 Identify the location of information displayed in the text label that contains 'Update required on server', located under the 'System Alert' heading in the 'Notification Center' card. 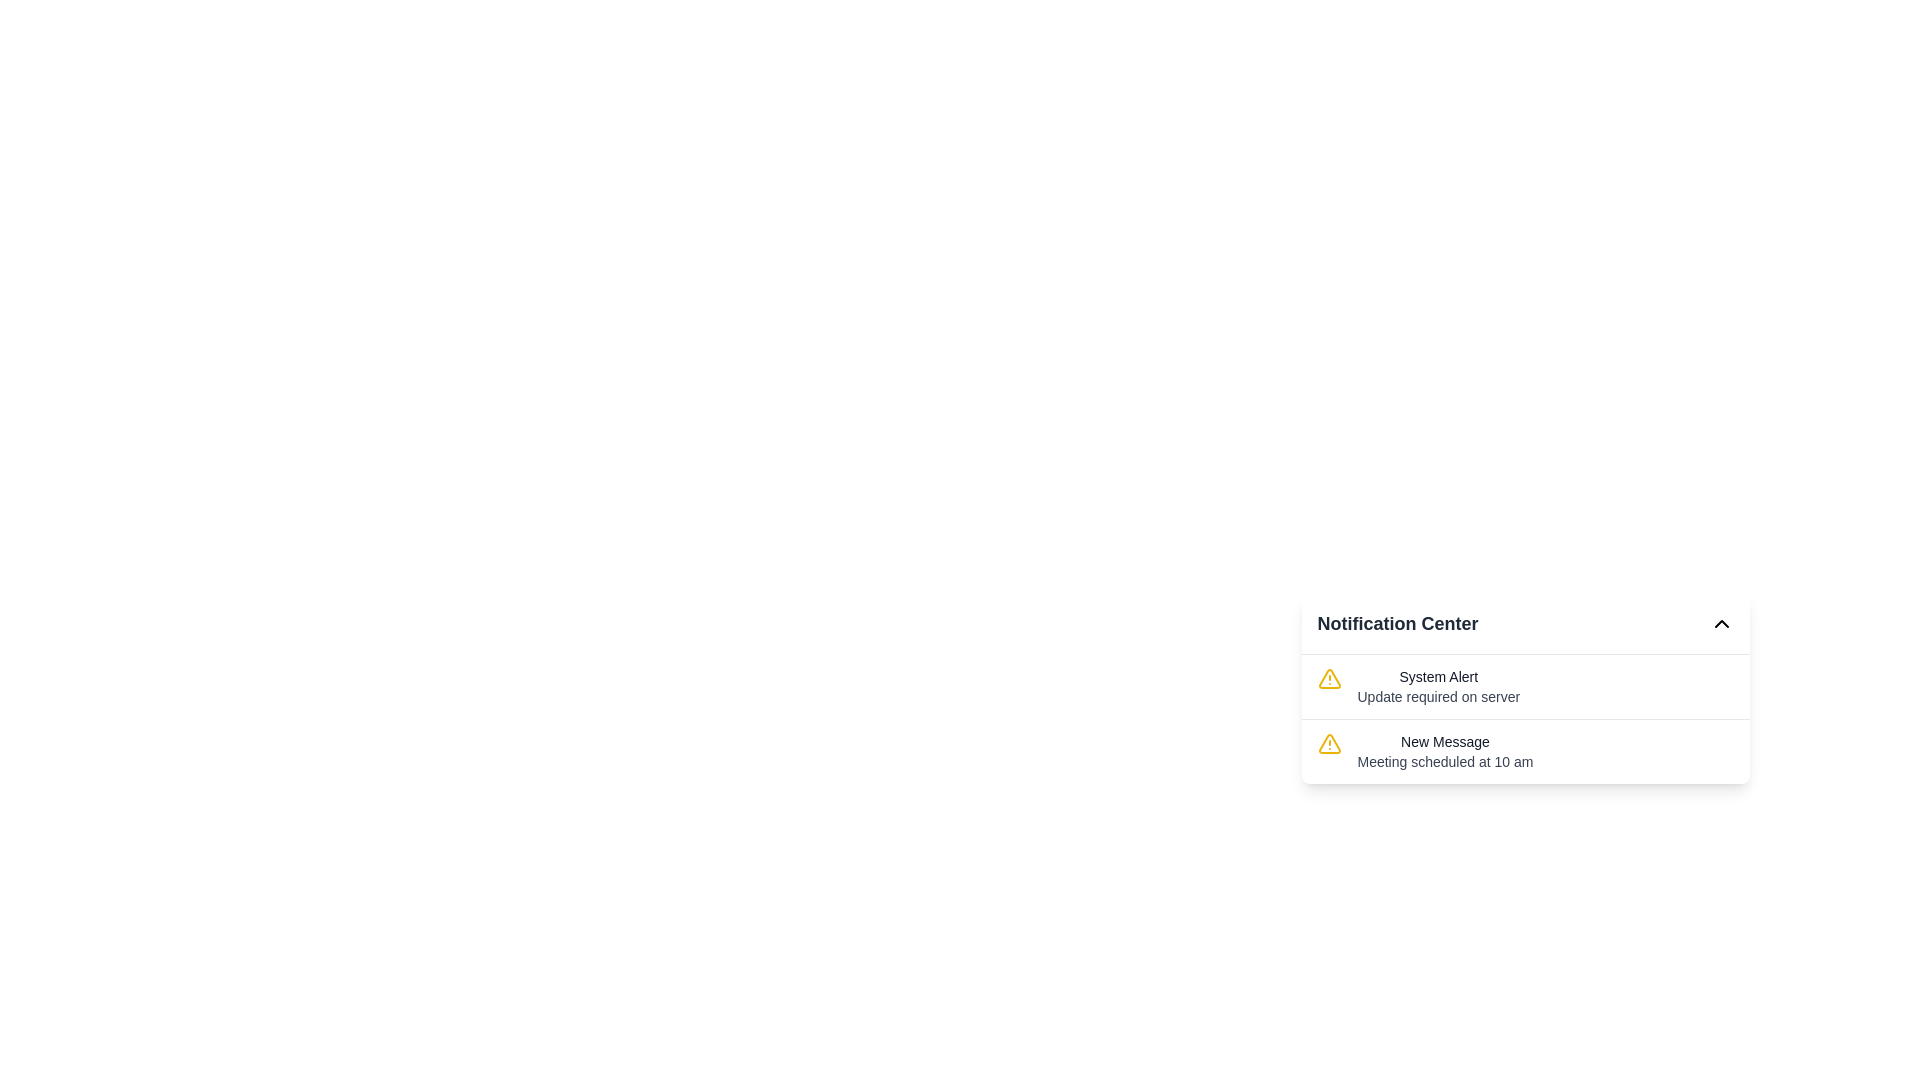
(1437, 696).